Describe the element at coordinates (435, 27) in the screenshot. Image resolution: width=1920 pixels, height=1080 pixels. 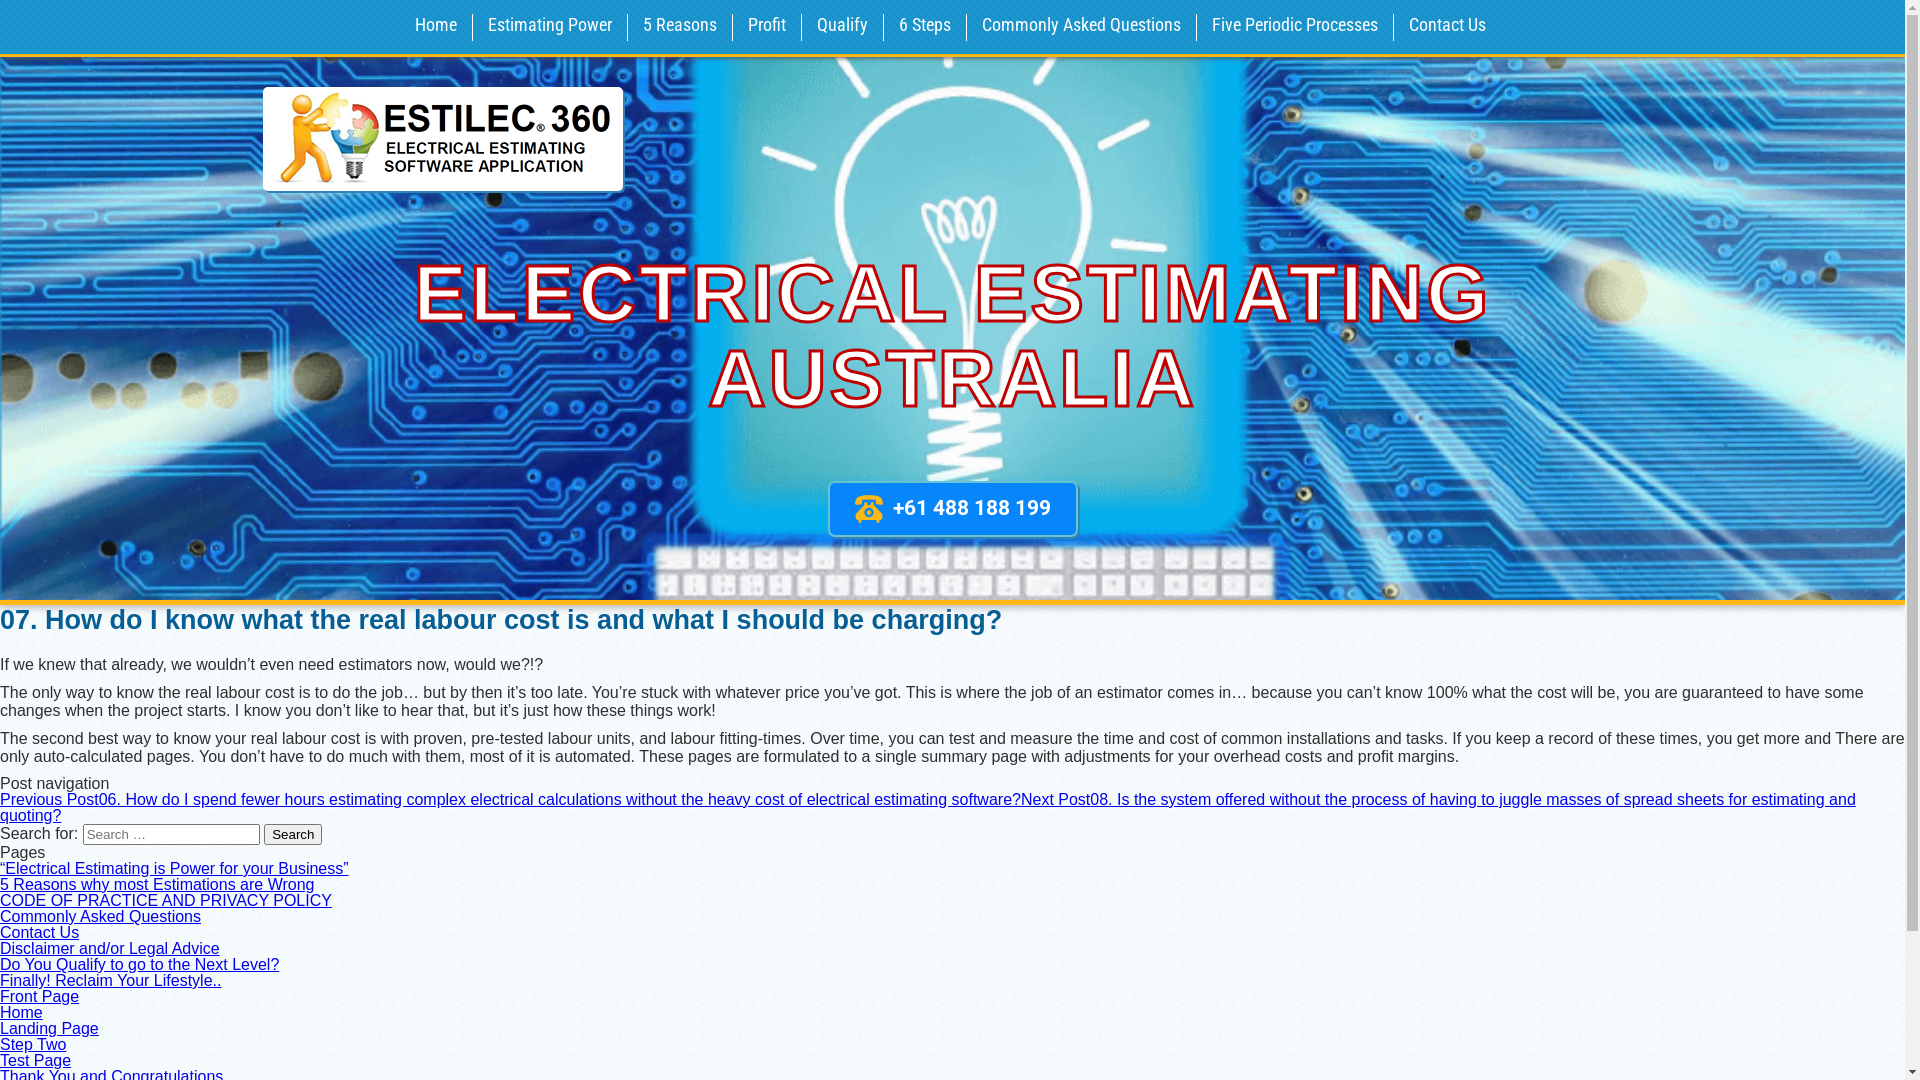
I see `'Home'` at that location.